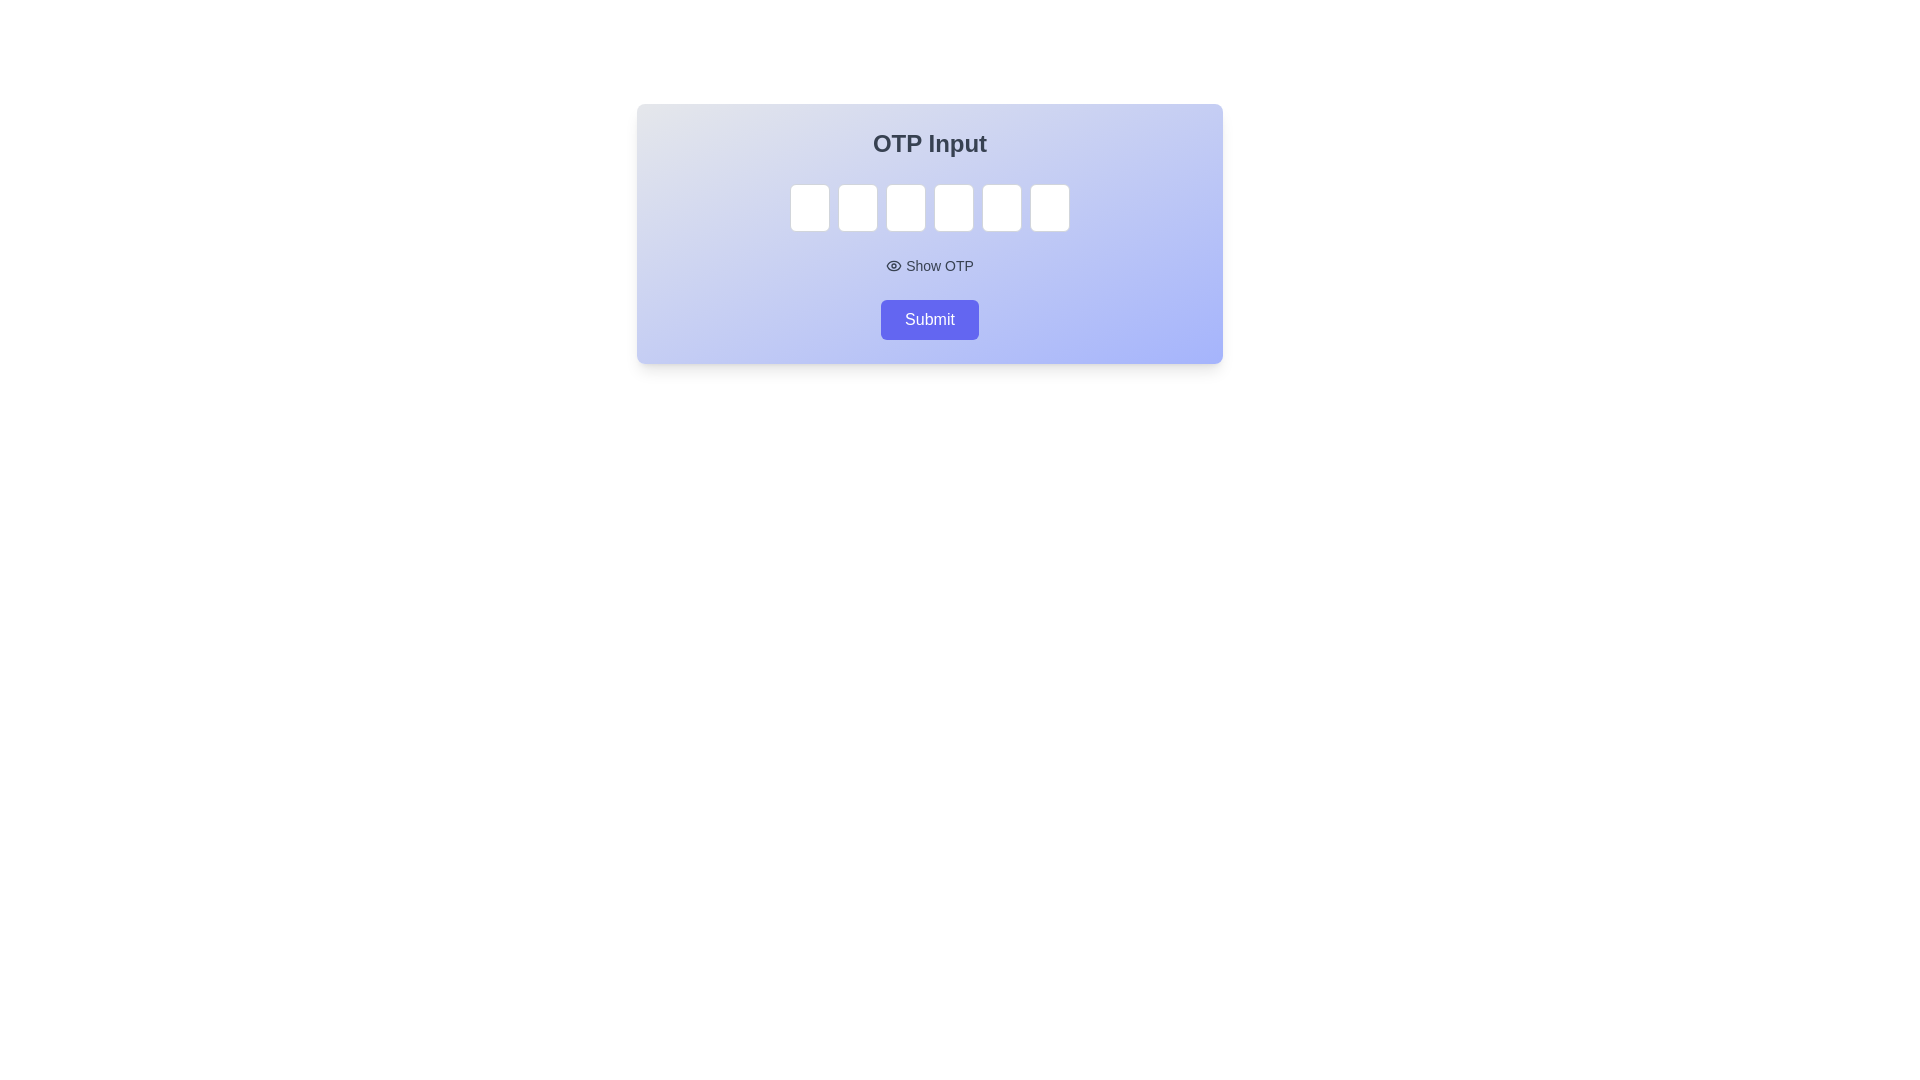 Image resolution: width=1920 pixels, height=1080 pixels. I want to click on the submit button located beneath the 'Show OTP' text and eye icon, so click(929, 319).